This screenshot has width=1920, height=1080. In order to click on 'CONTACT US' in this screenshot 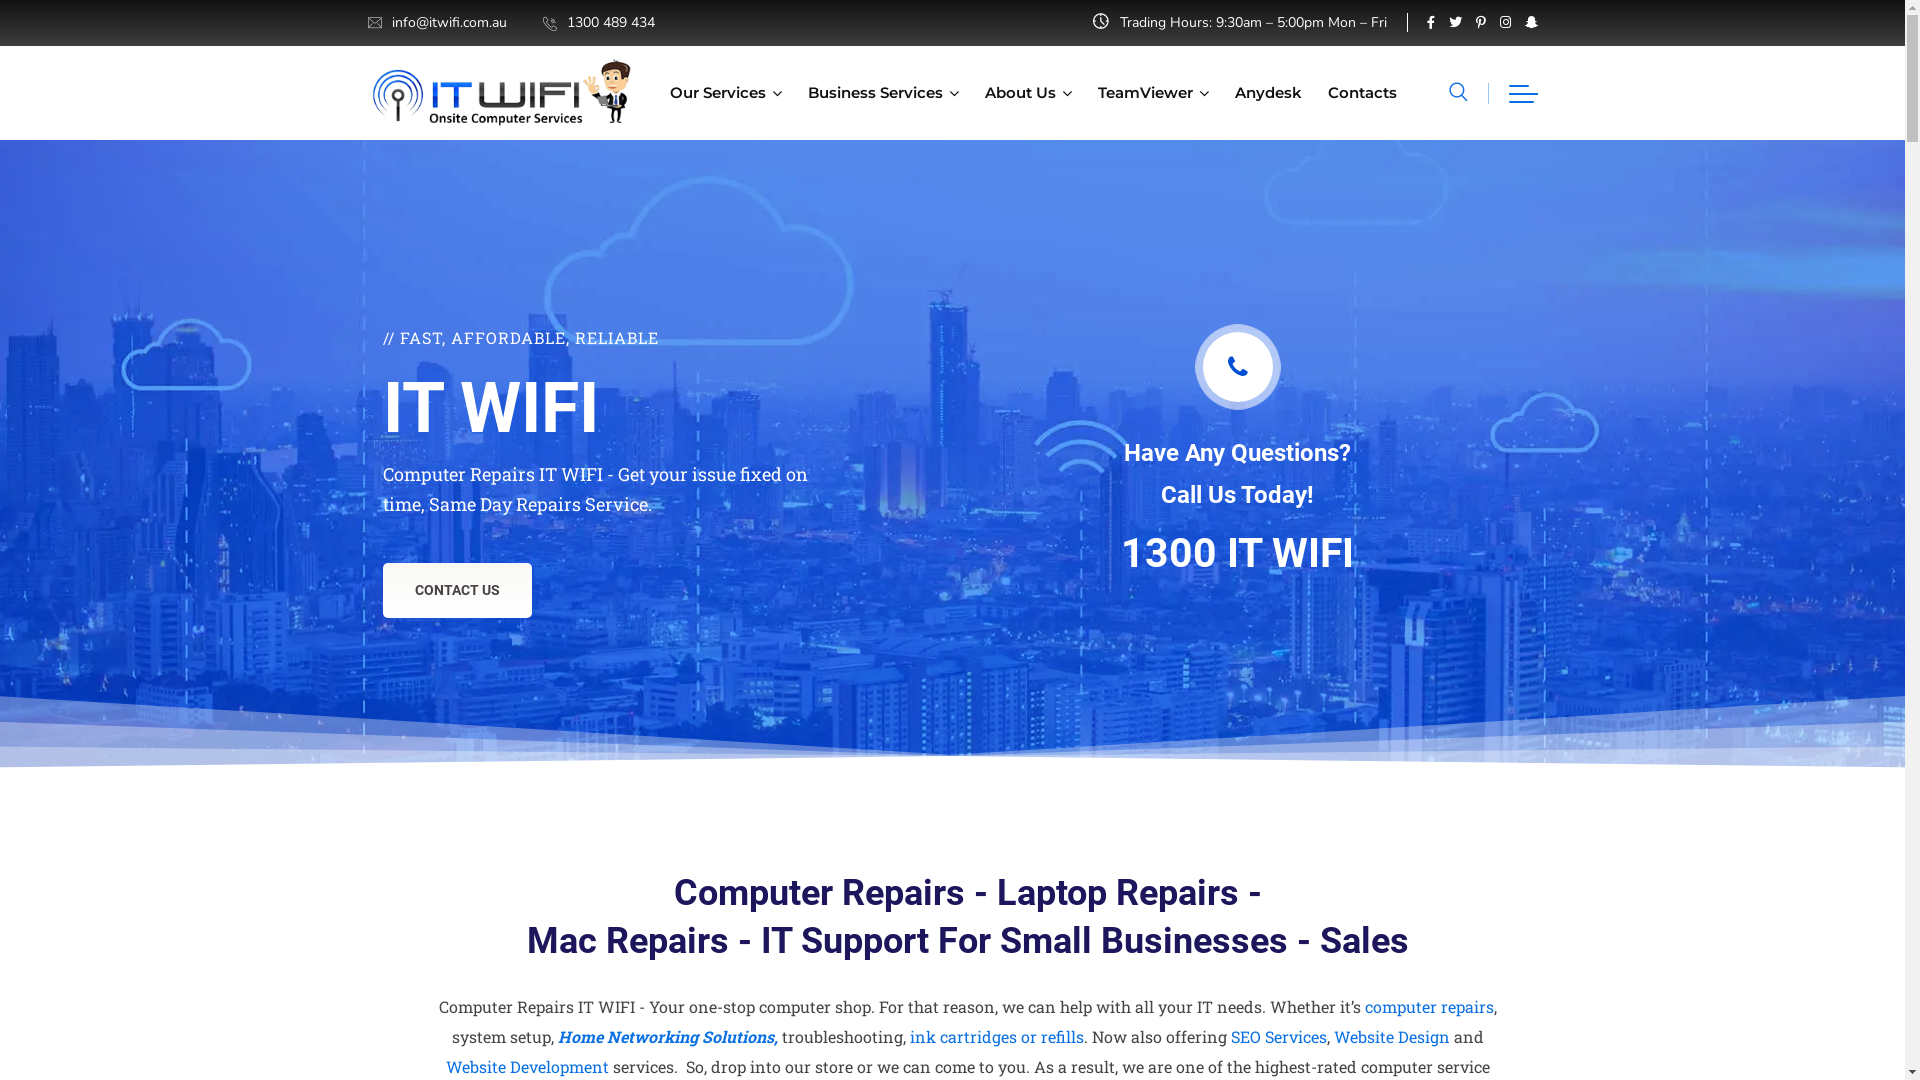, I will do `click(455, 589)`.